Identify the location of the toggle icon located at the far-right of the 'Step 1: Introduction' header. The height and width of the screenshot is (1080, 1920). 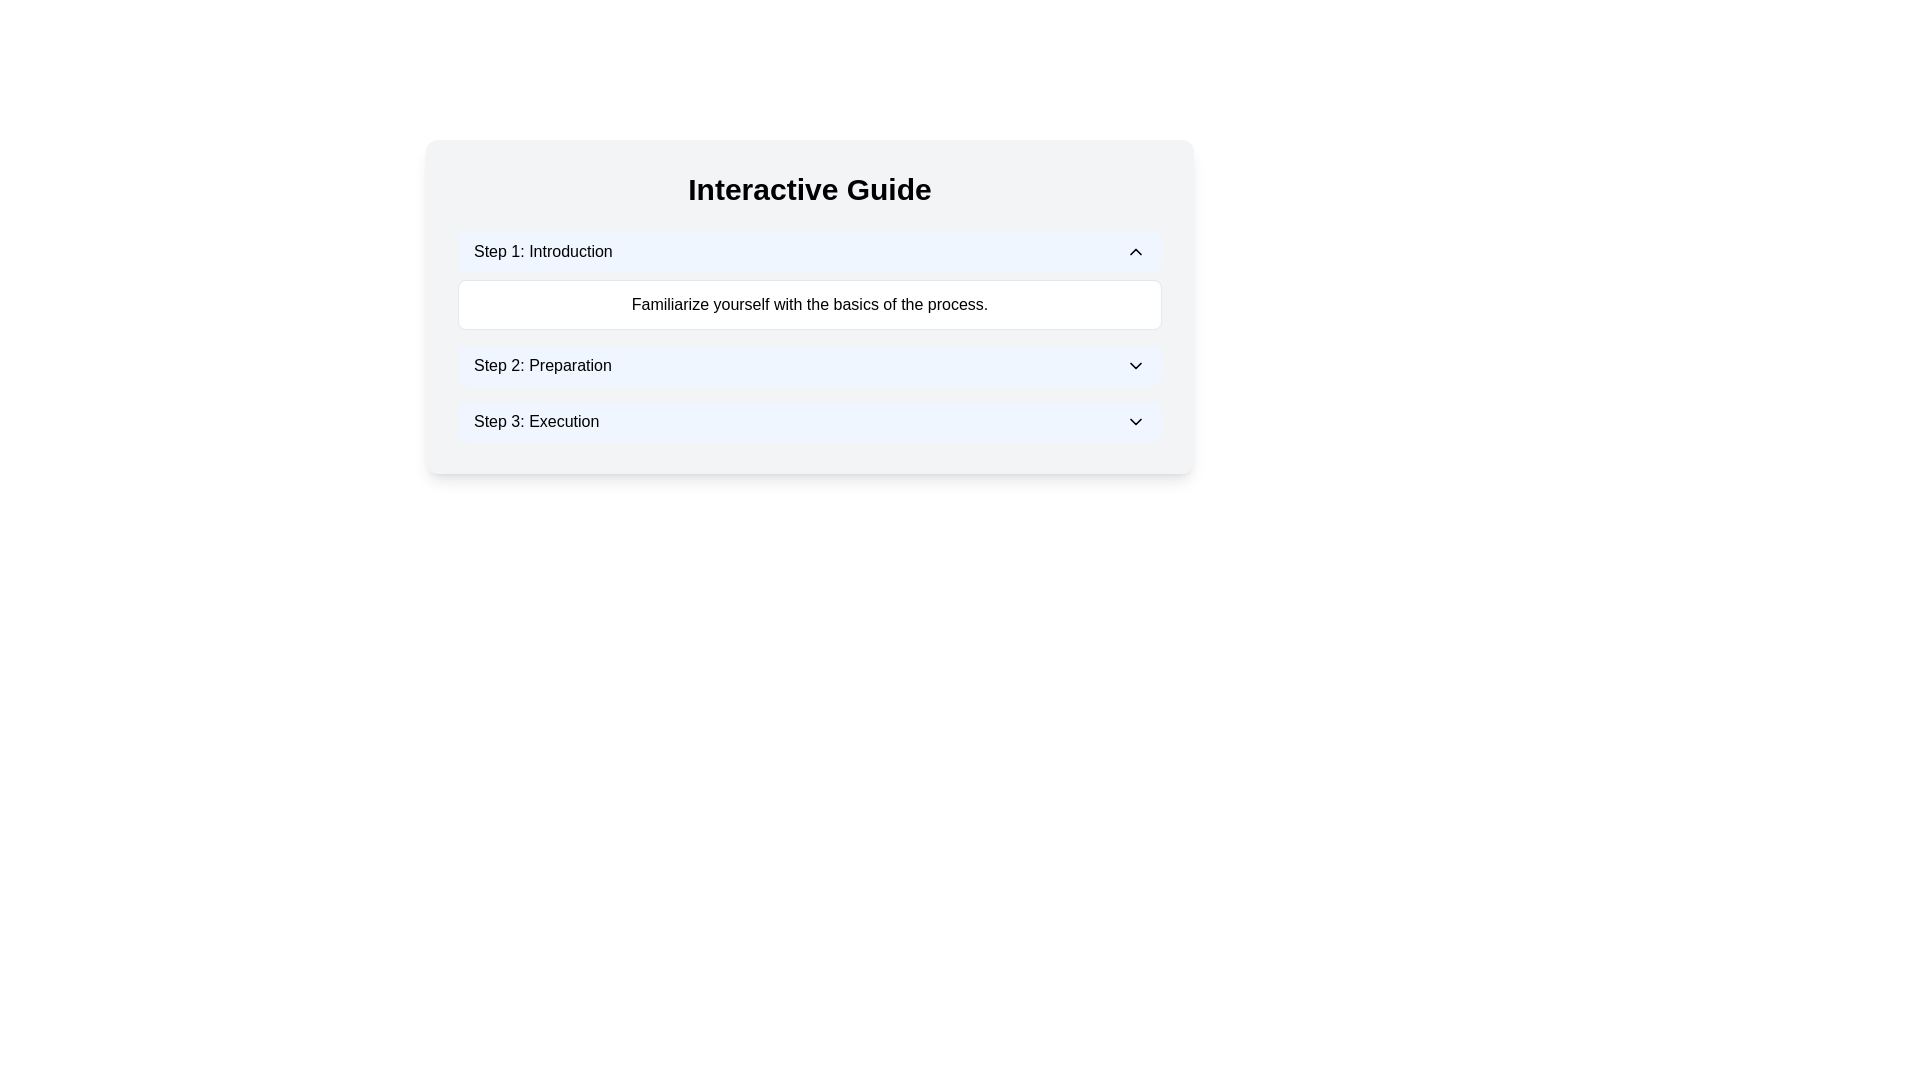
(1136, 250).